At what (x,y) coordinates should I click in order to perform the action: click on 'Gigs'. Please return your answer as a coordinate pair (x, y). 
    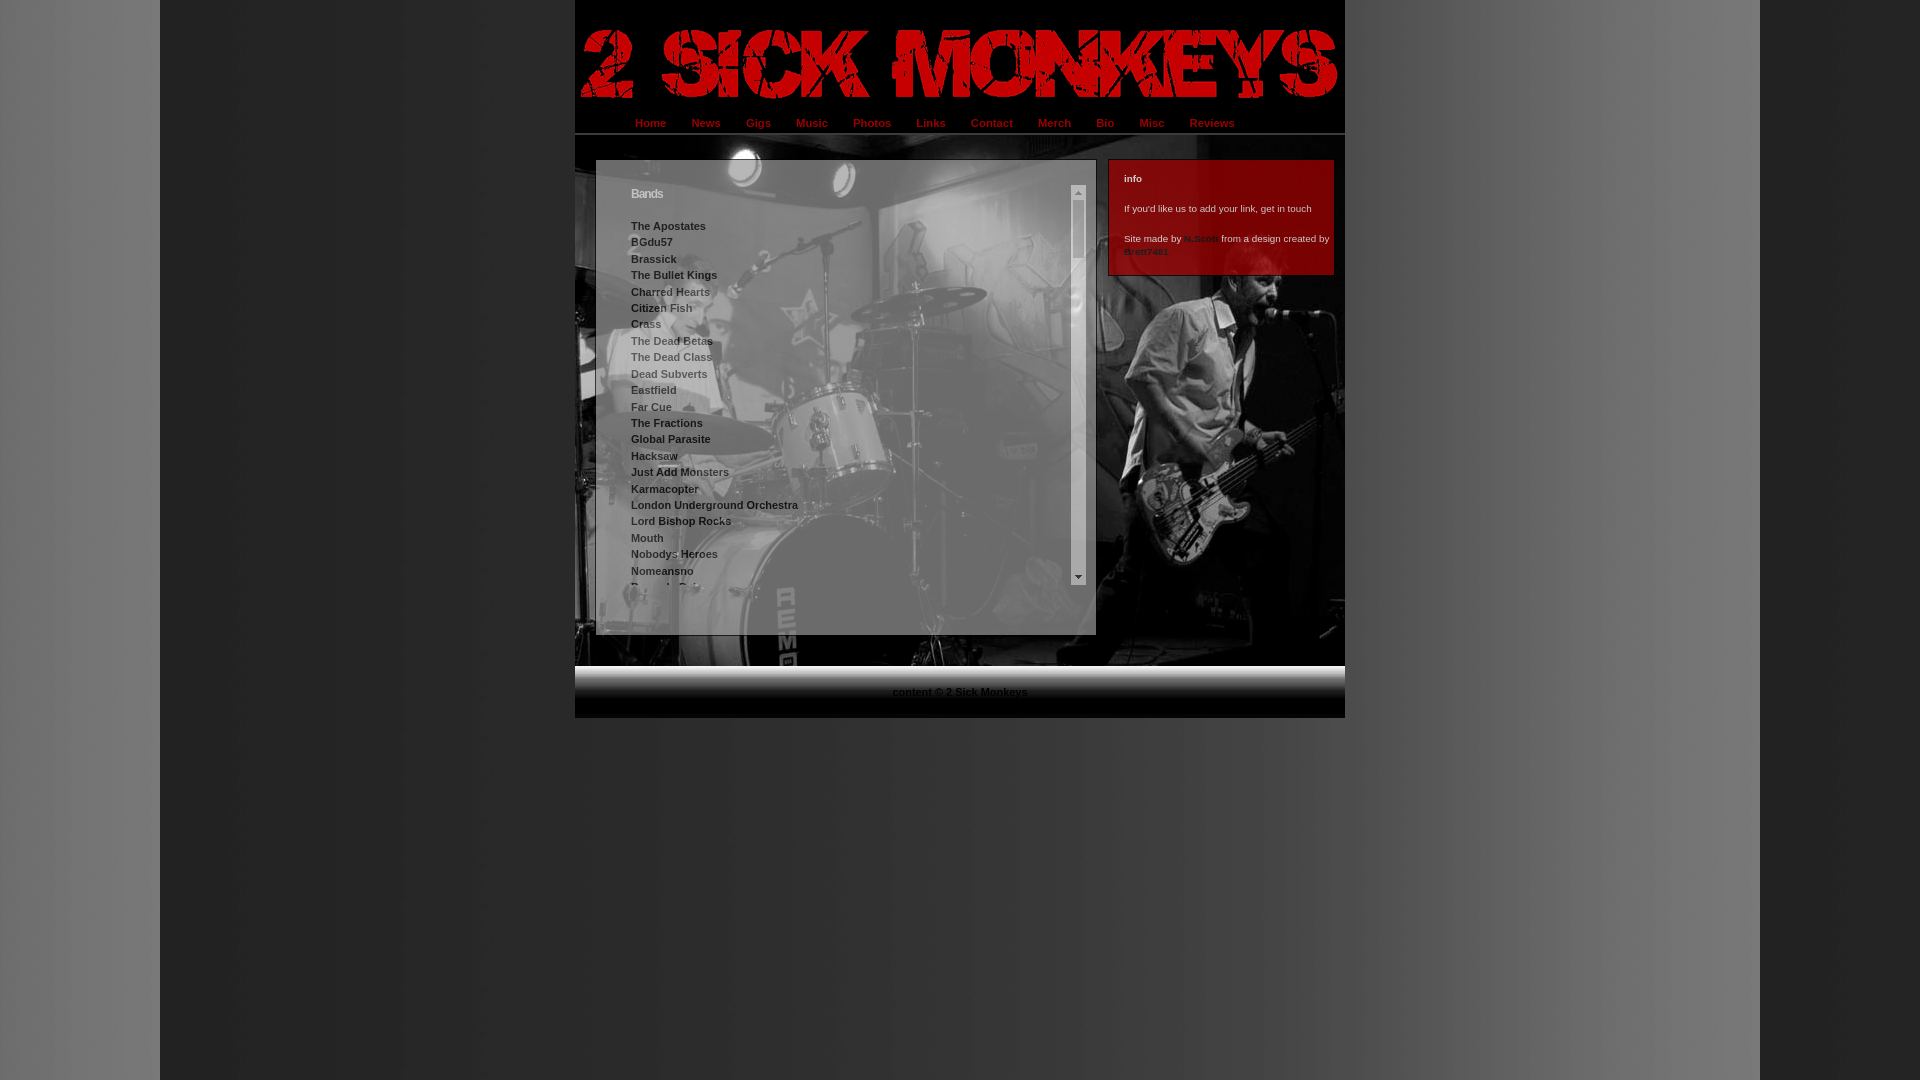
    Looking at the image, I should click on (760, 122).